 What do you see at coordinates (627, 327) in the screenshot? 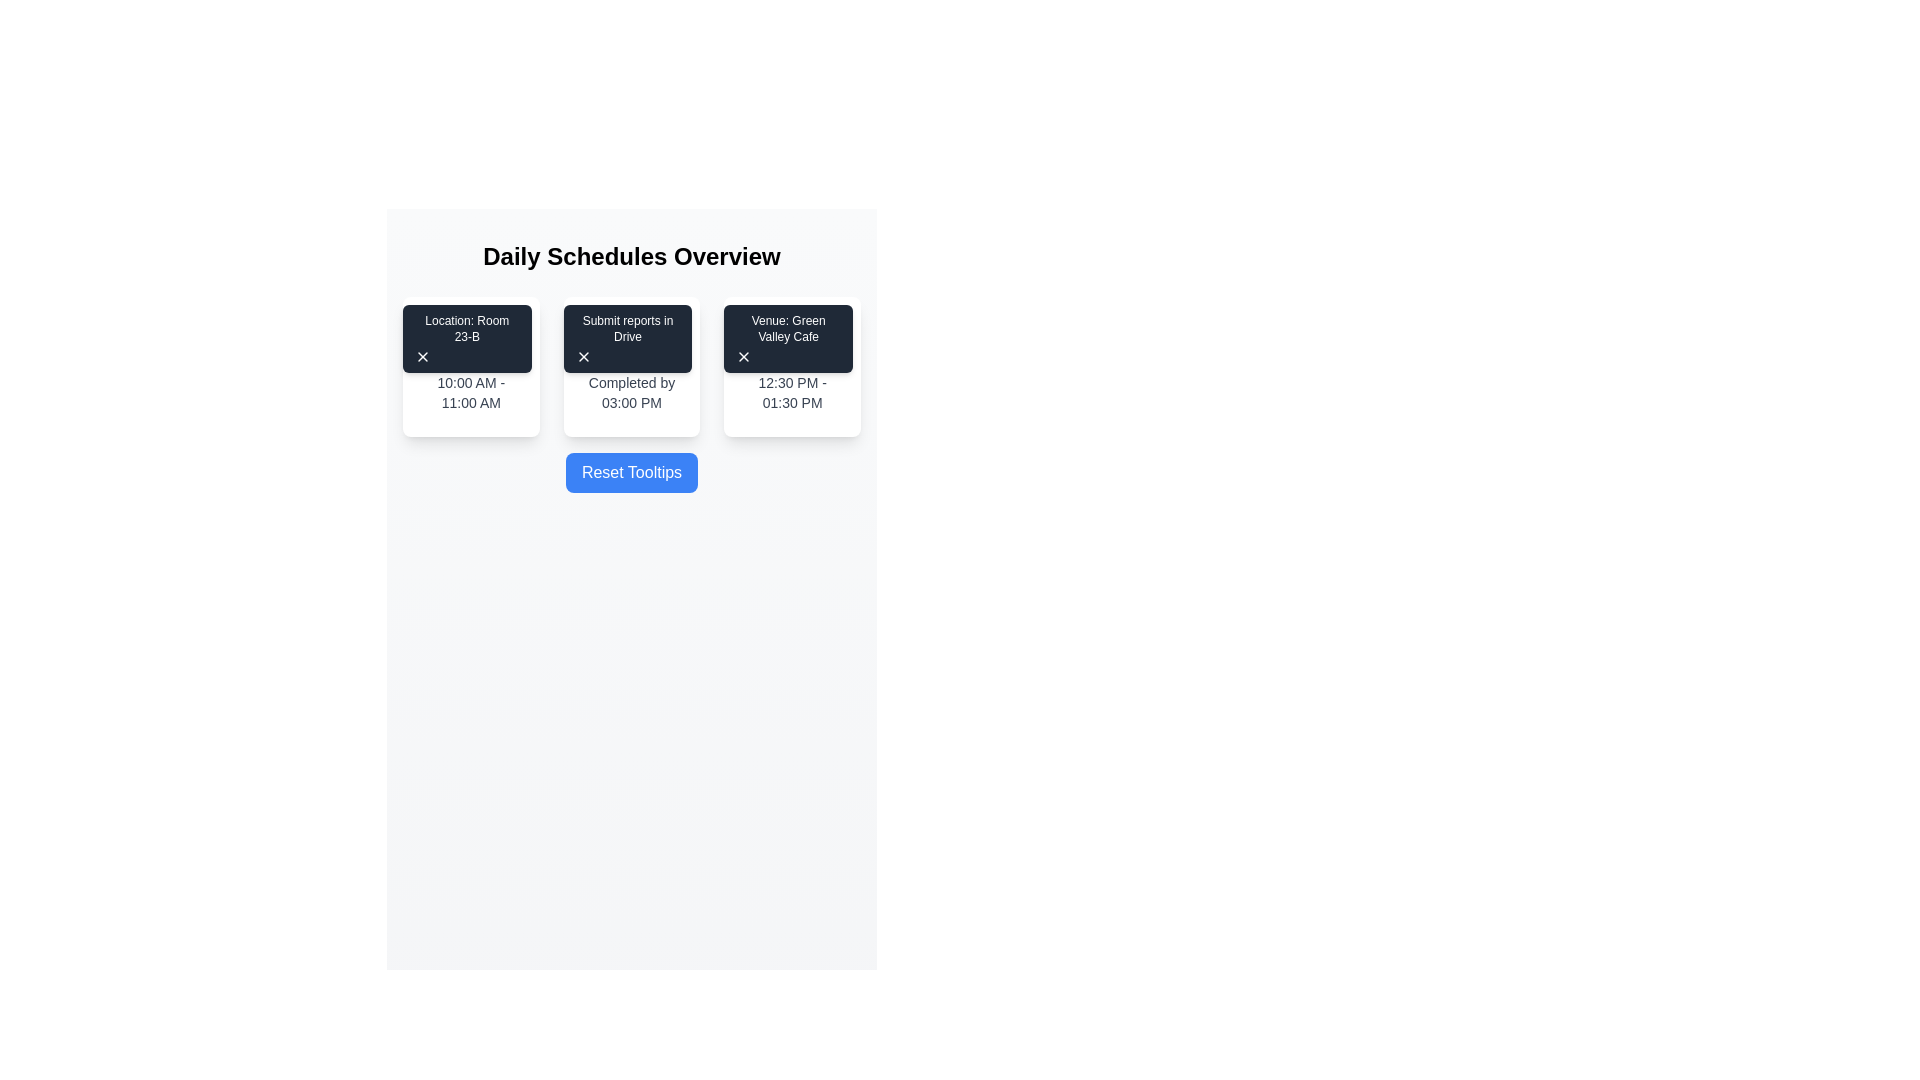
I see `the descriptive title text element located in the top section of the middle card in a horizontal list of three cards, positioned above the completion time text and below the card title` at bounding box center [627, 327].